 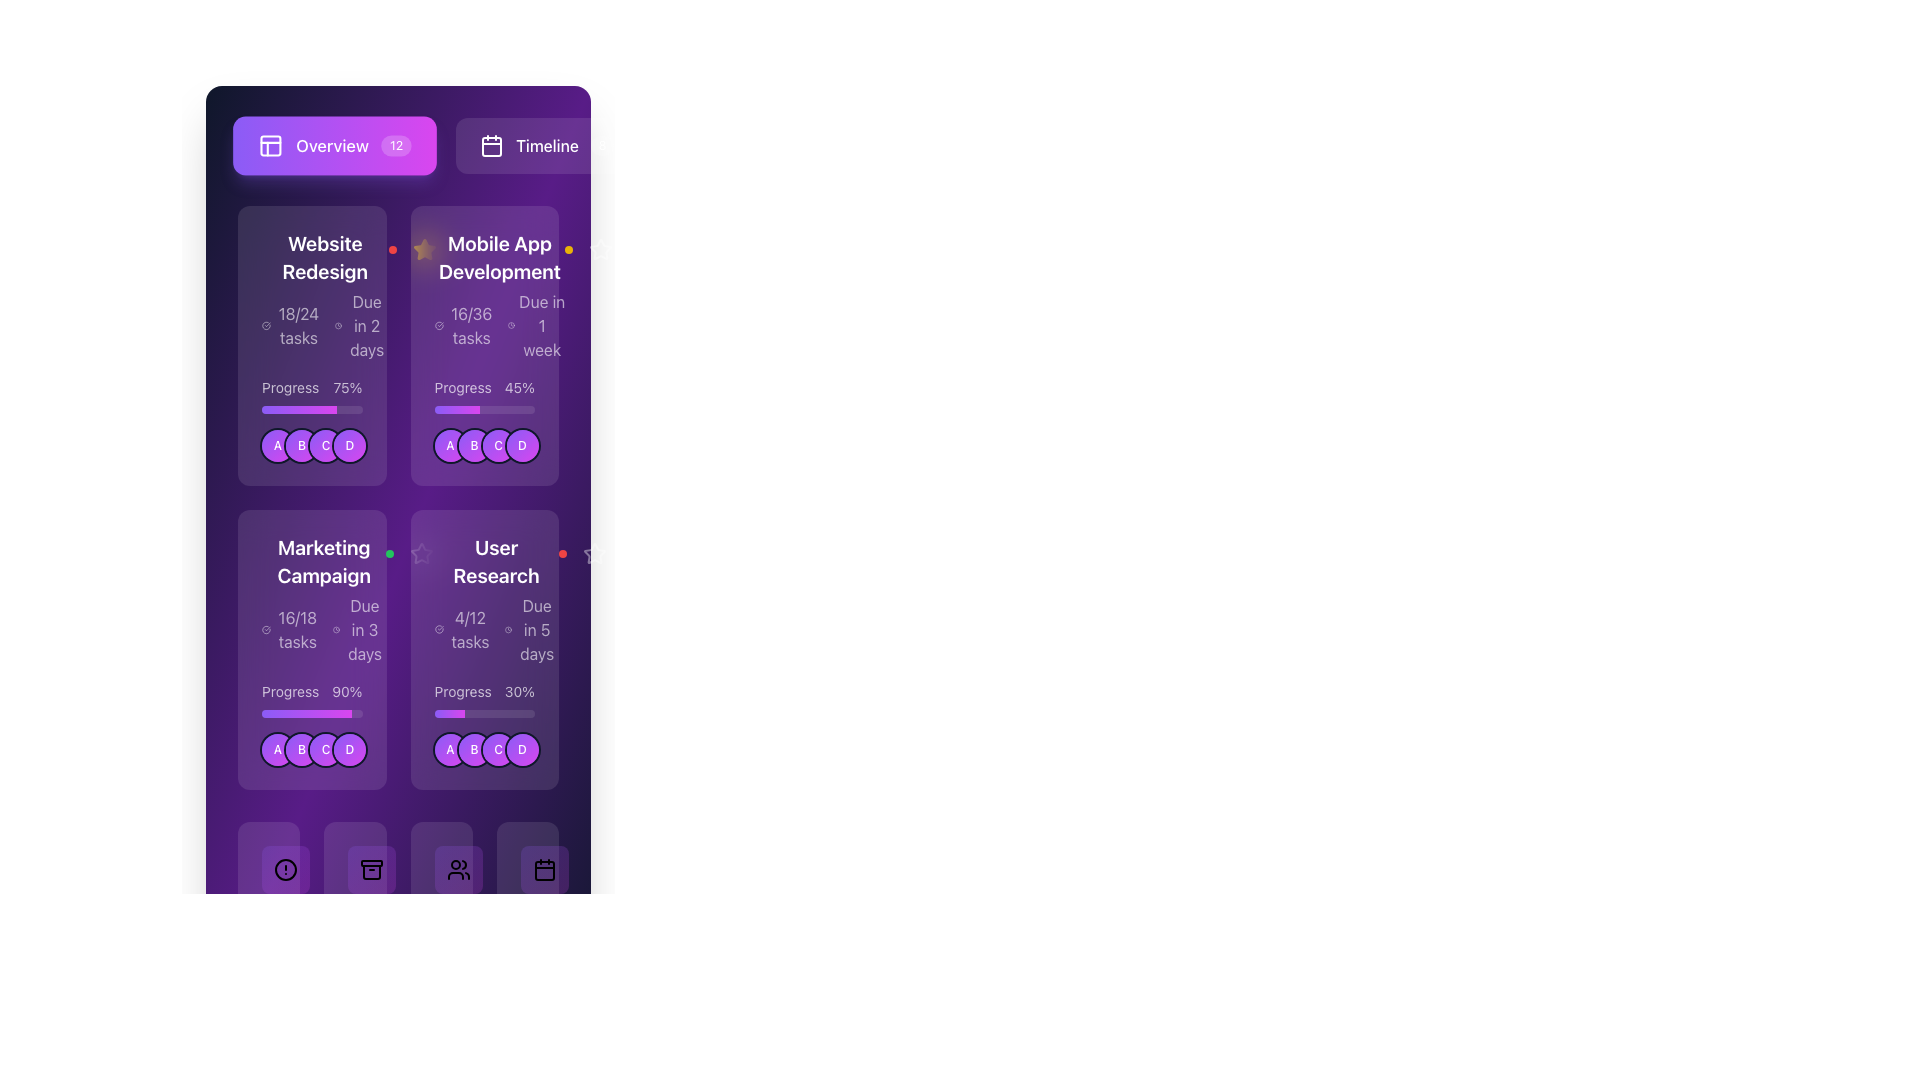 What do you see at coordinates (311, 712) in the screenshot?
I see `the progress bar located in the 'Marketing Campaign' section, which visually indicates 90% completion, positioned below the text 'Progress 90%' and above buttons A, B, C, and D` at bounding box center [311, 712].